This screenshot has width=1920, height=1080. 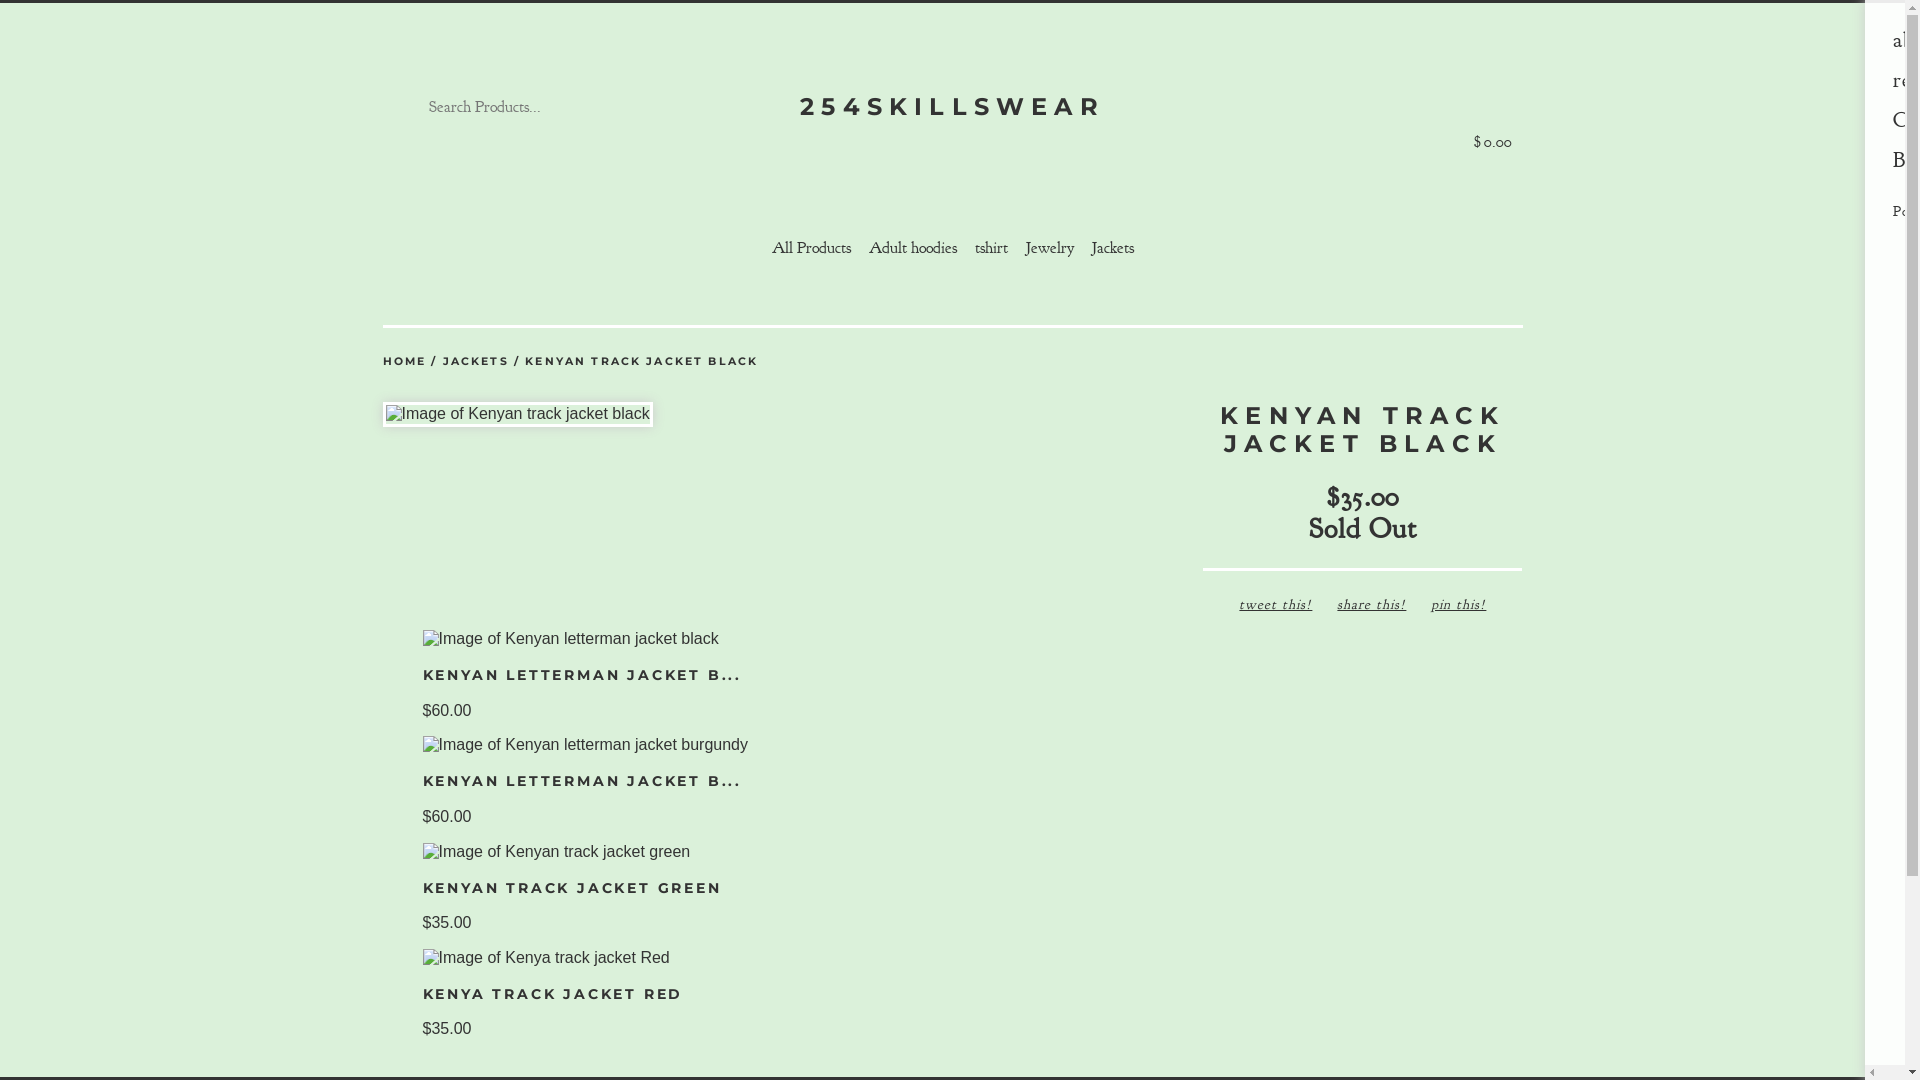 I want to click on 'Menu', so click(x=1853, y=56).